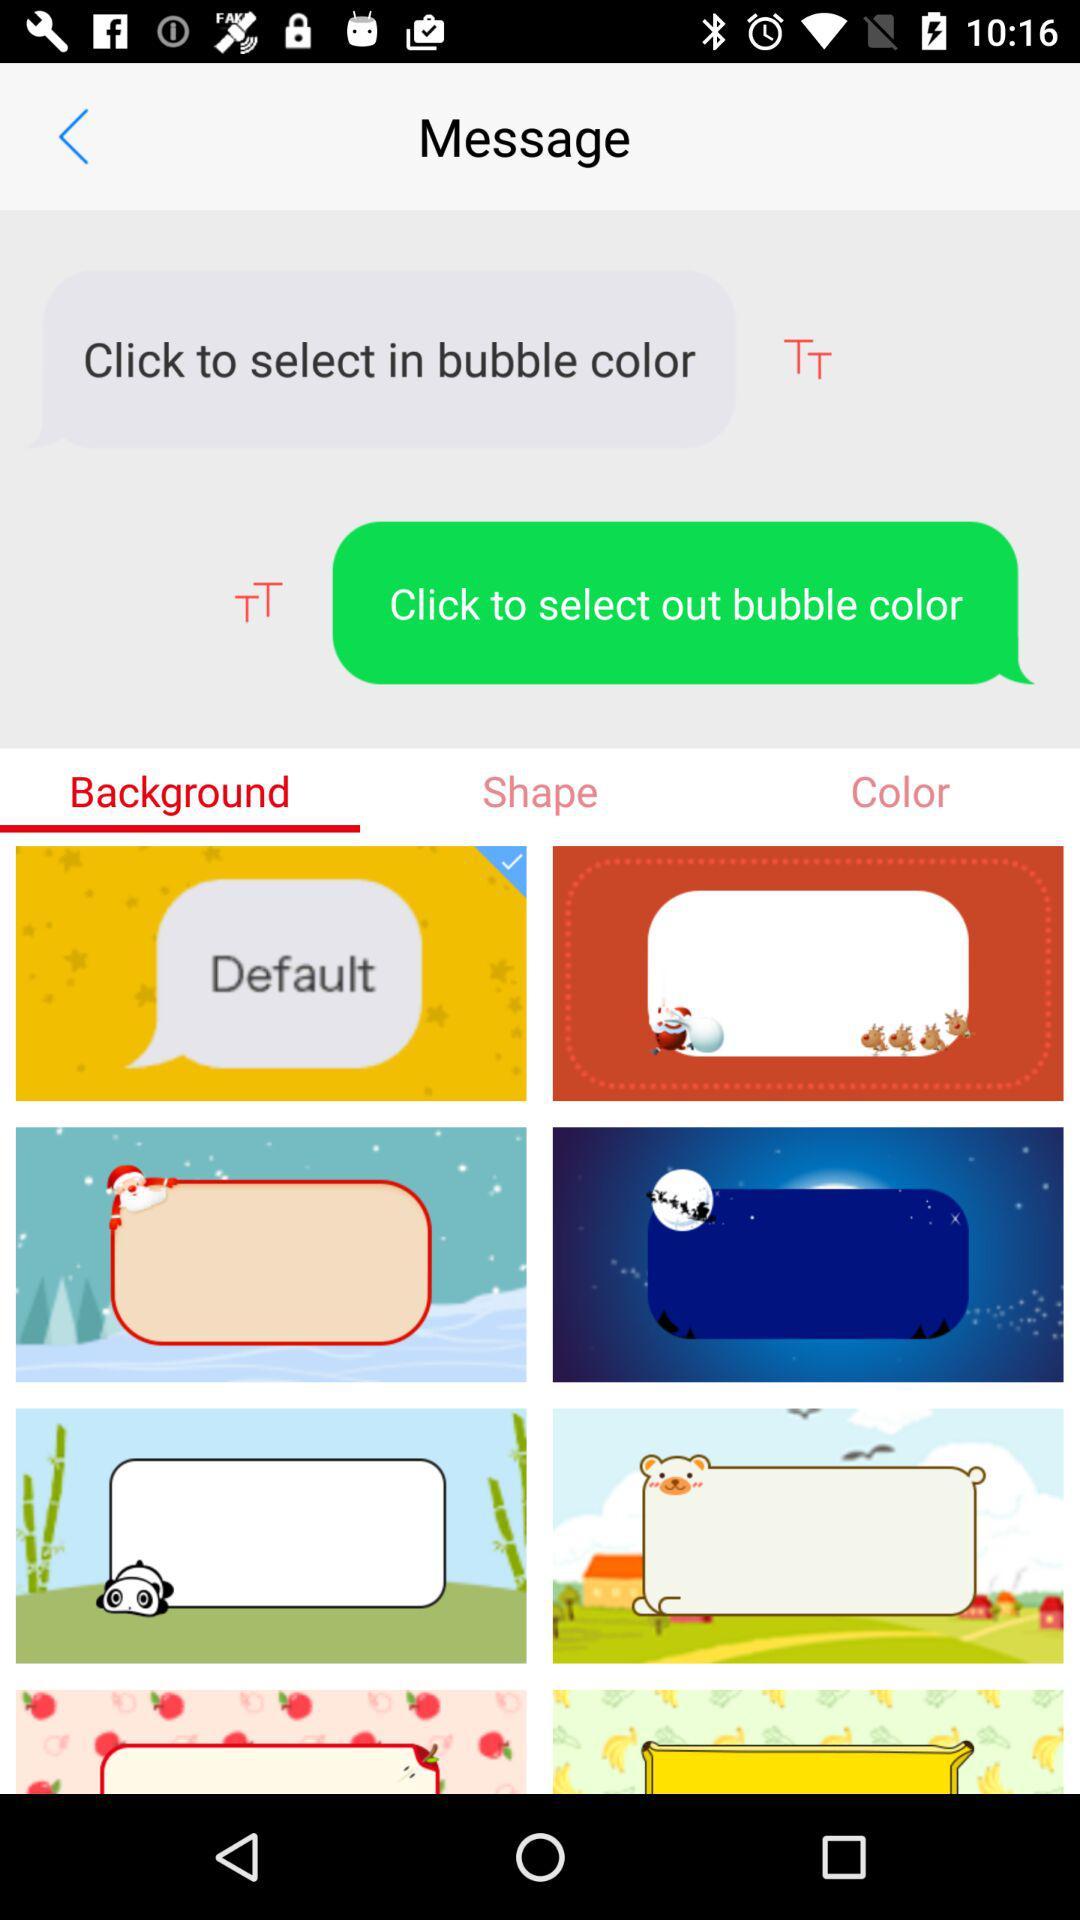  What do you see at coordinates (72, 135) in the screenshot?
I see `icon next to the message app` at bounding box center [72, 135].